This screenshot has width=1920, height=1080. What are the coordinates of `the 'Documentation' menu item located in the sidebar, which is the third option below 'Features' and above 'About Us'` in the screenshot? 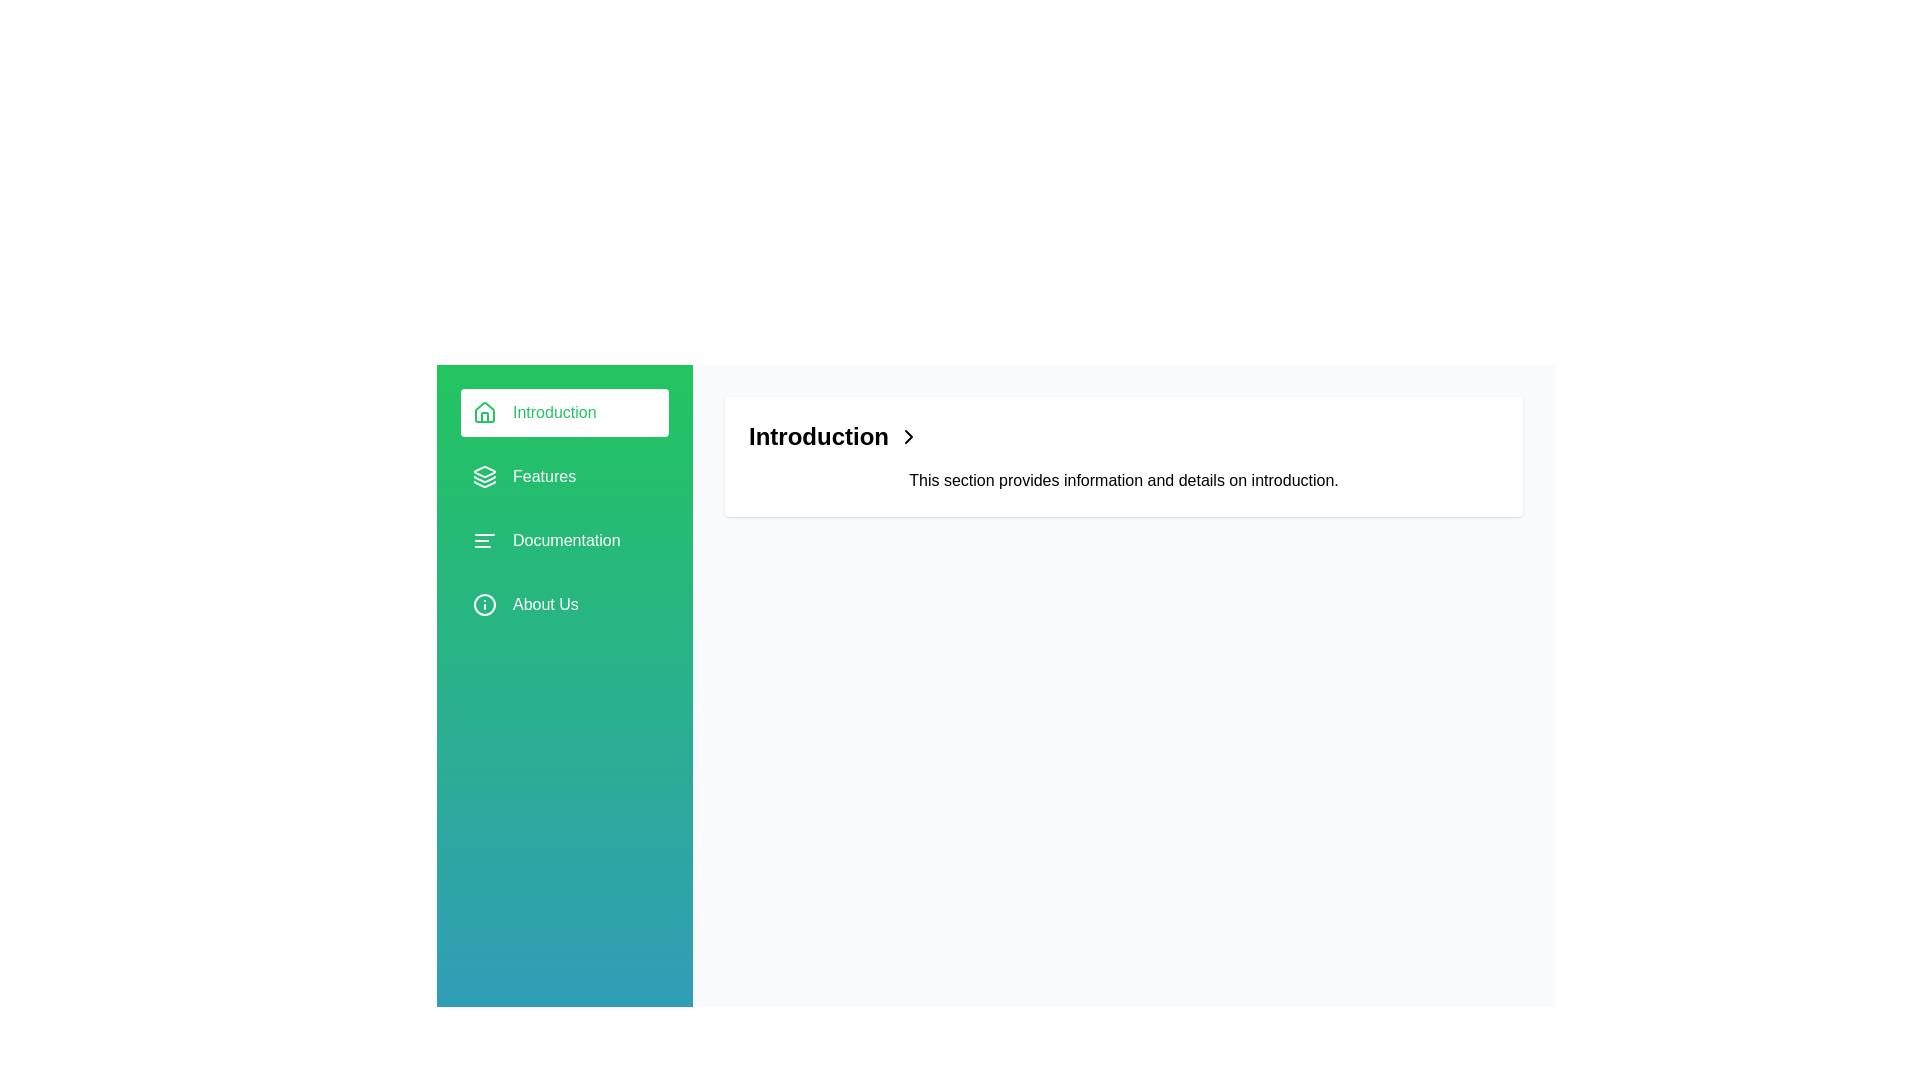 It's located at (565, 540).